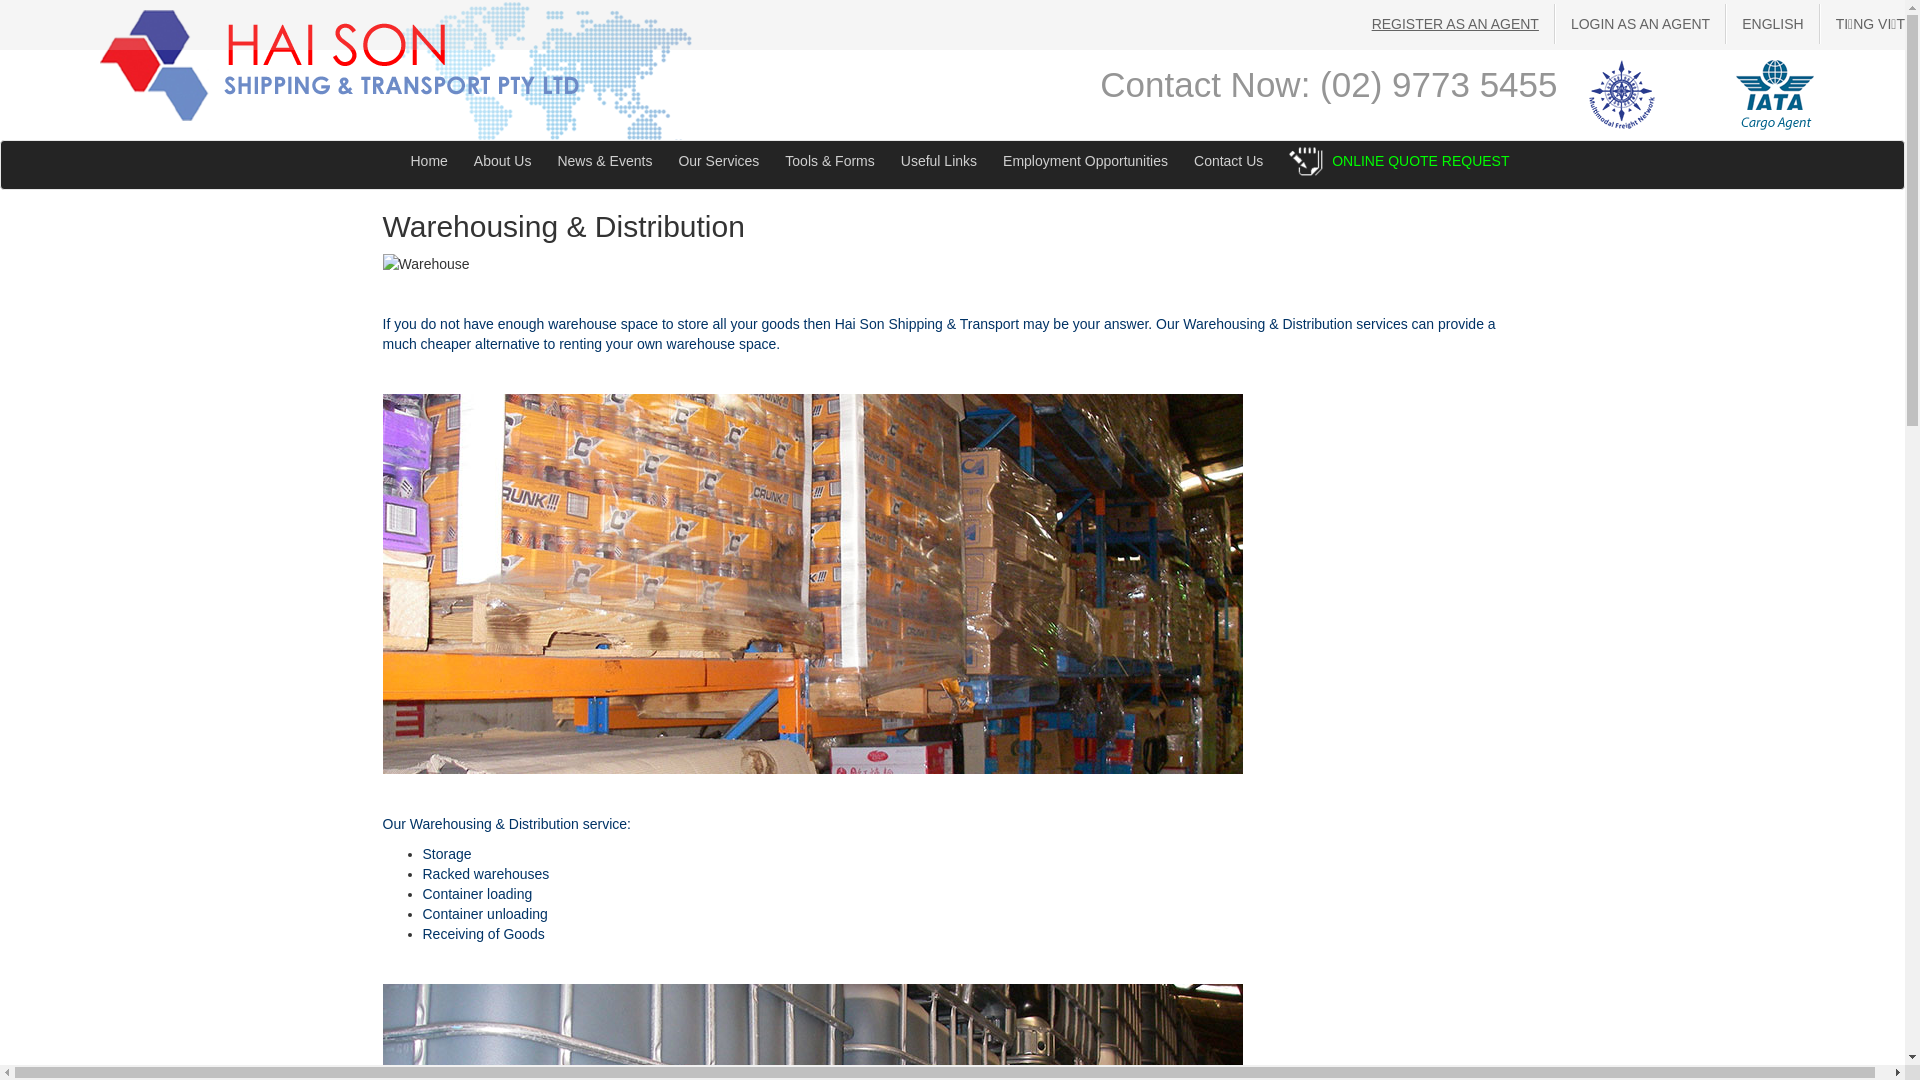  I want to click on 'ONLINE QUOTE REQUEST', so click(1419, 160).